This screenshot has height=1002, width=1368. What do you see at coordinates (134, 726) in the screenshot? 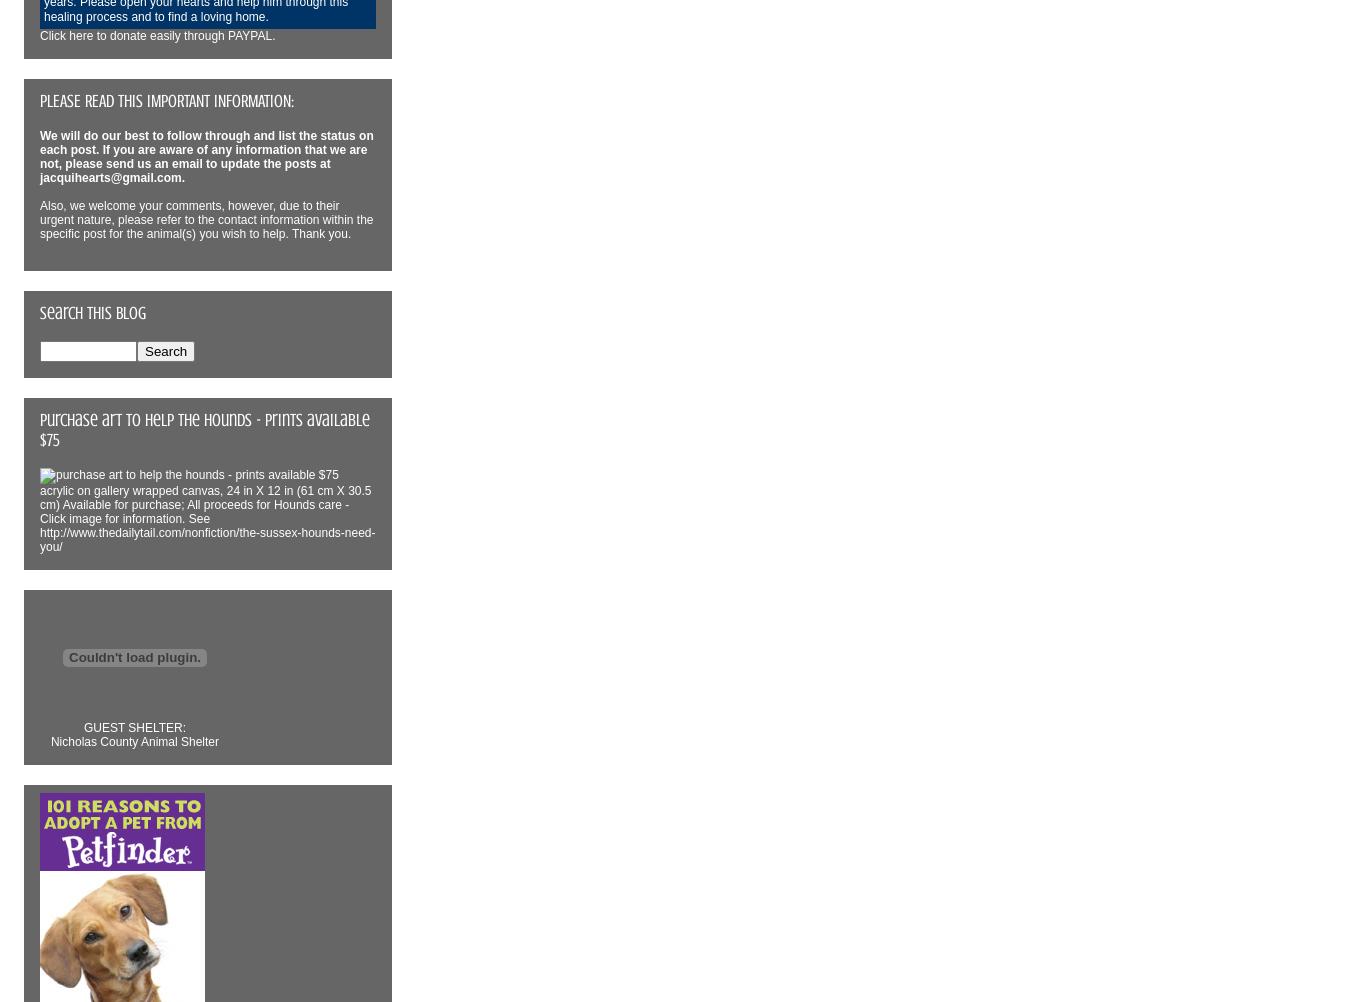
I see `'GUEST SHELTER:'` at bounding box center [134, 726].